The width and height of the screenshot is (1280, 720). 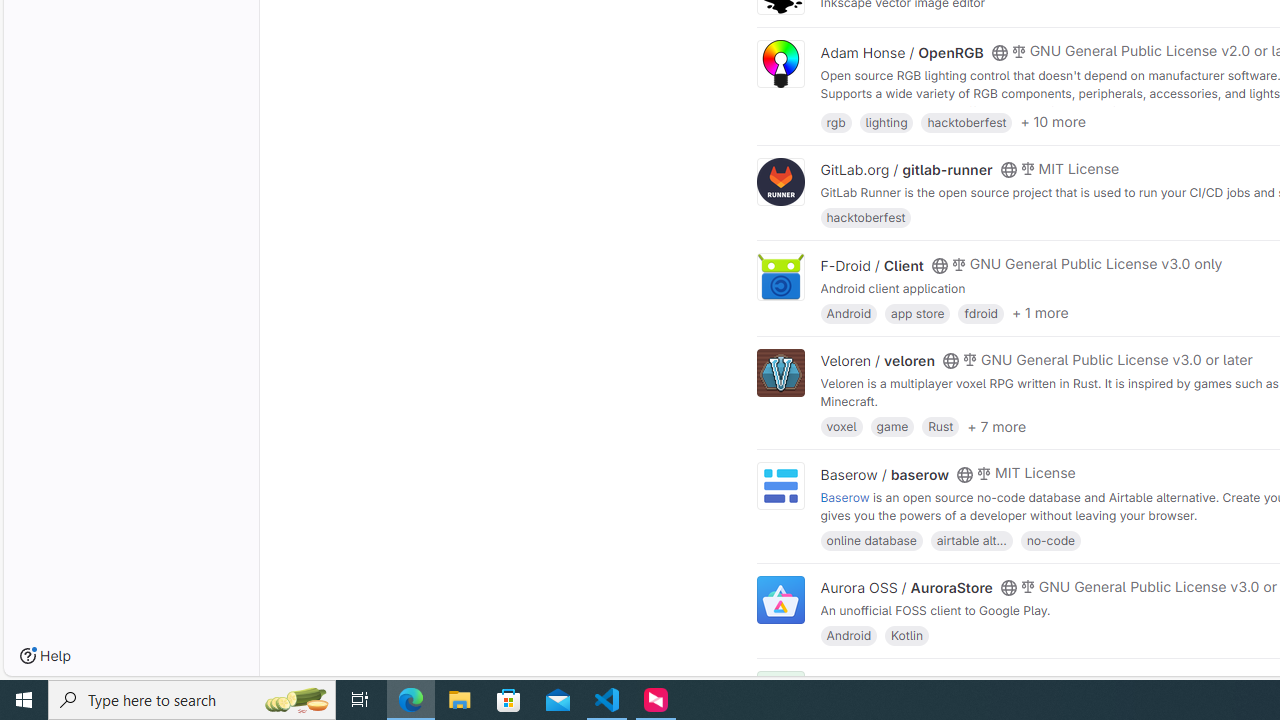 I want to click on 'Class: project', so click(x=779, y=598).